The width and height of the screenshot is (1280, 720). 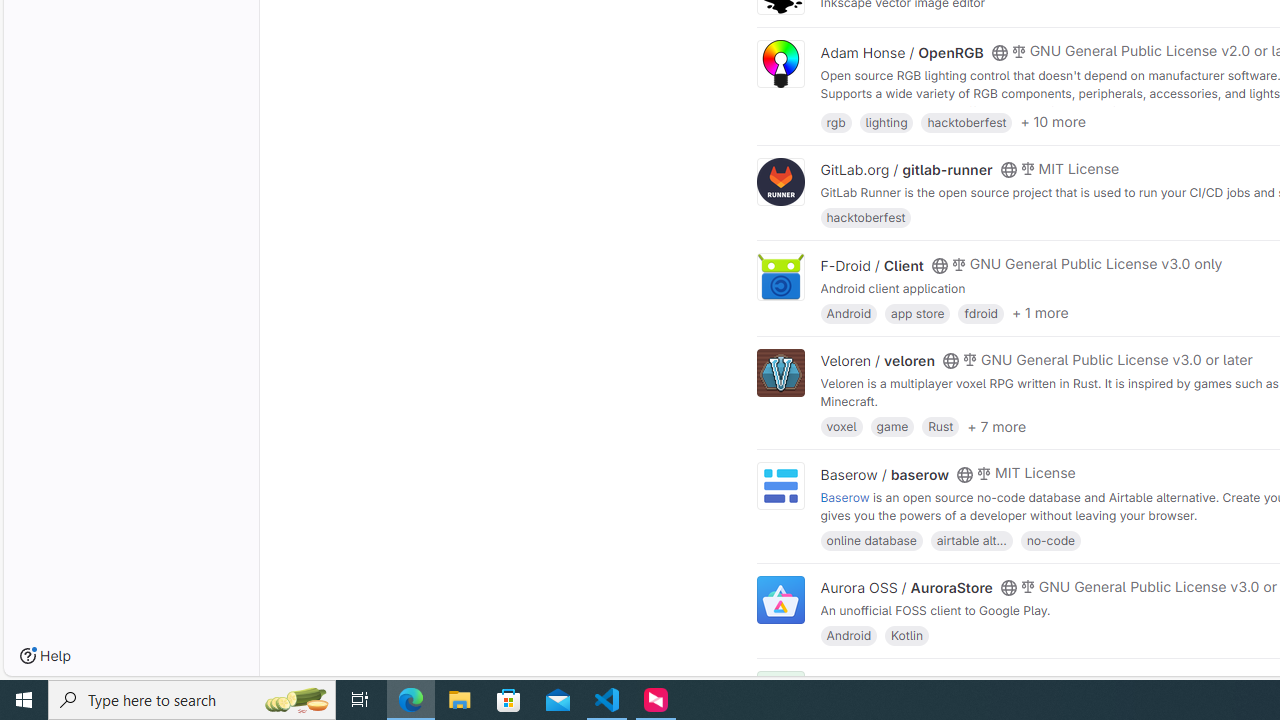 I want to click on 'Class: project', so click(x=779, y=598).